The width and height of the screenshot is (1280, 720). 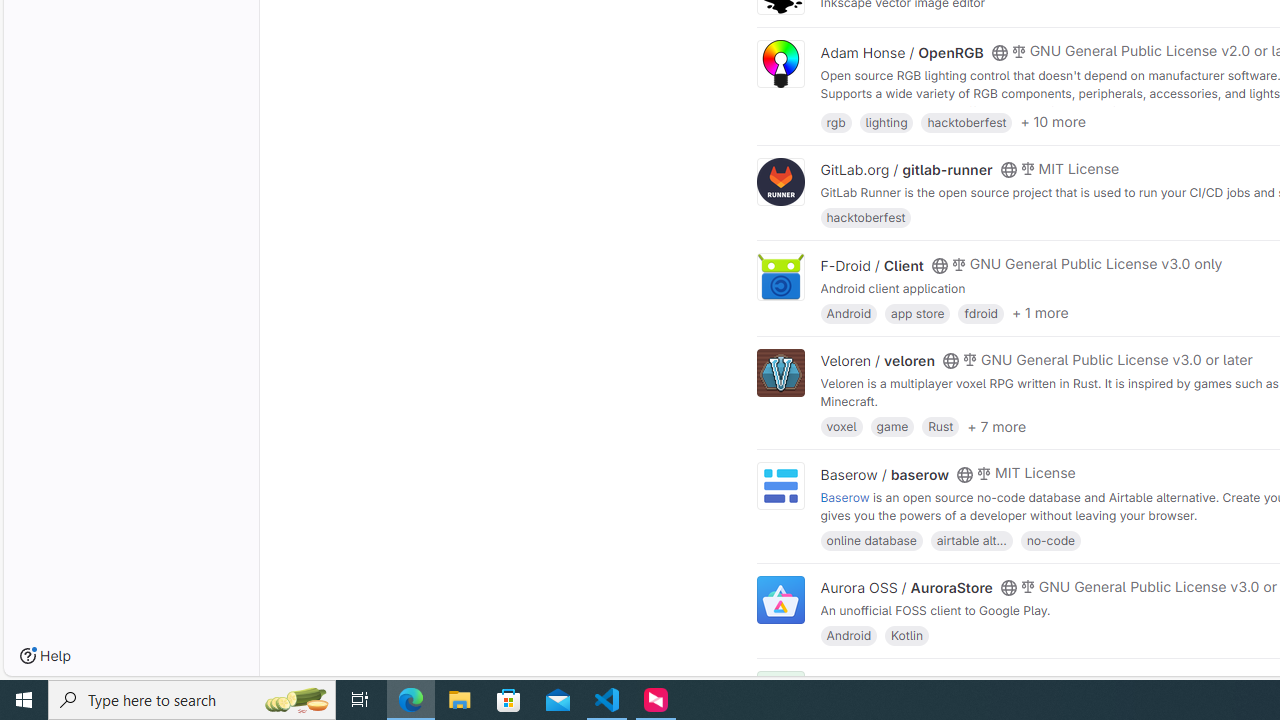 I want to click on 'Class: project', so click(x=779, y=598).